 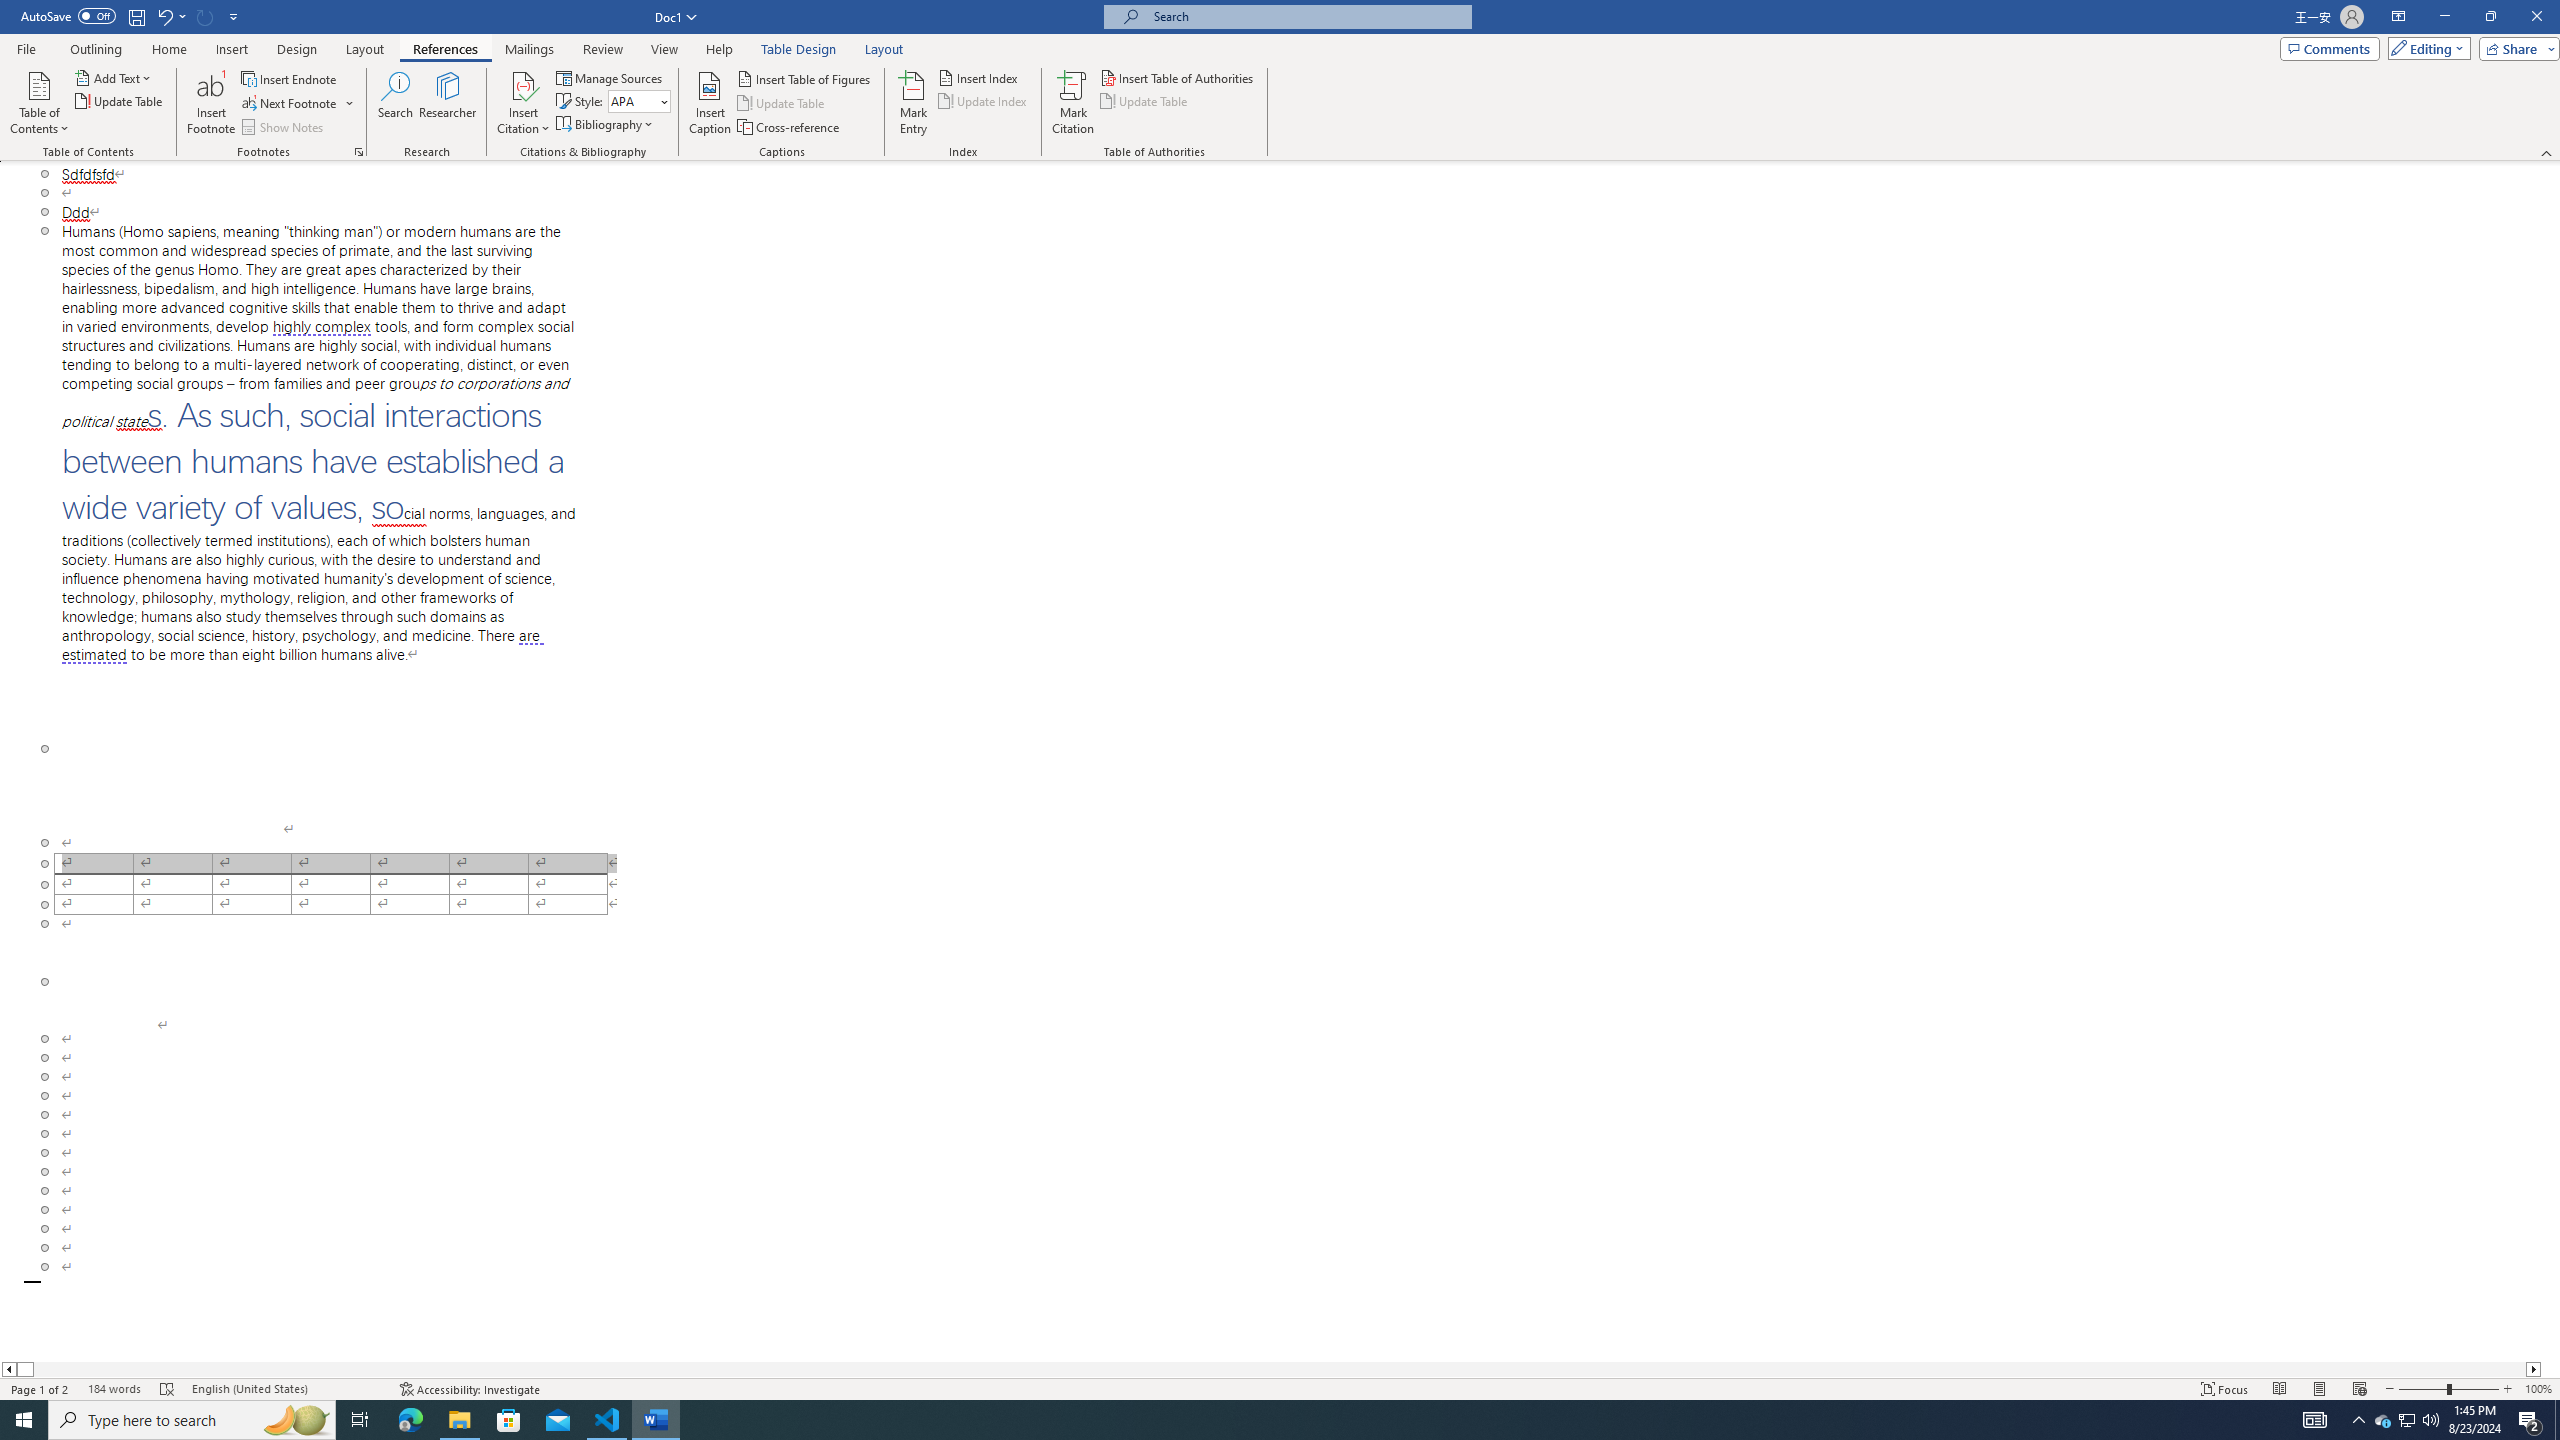 I want to click on 'Update Index', so click(x=983, y=99).